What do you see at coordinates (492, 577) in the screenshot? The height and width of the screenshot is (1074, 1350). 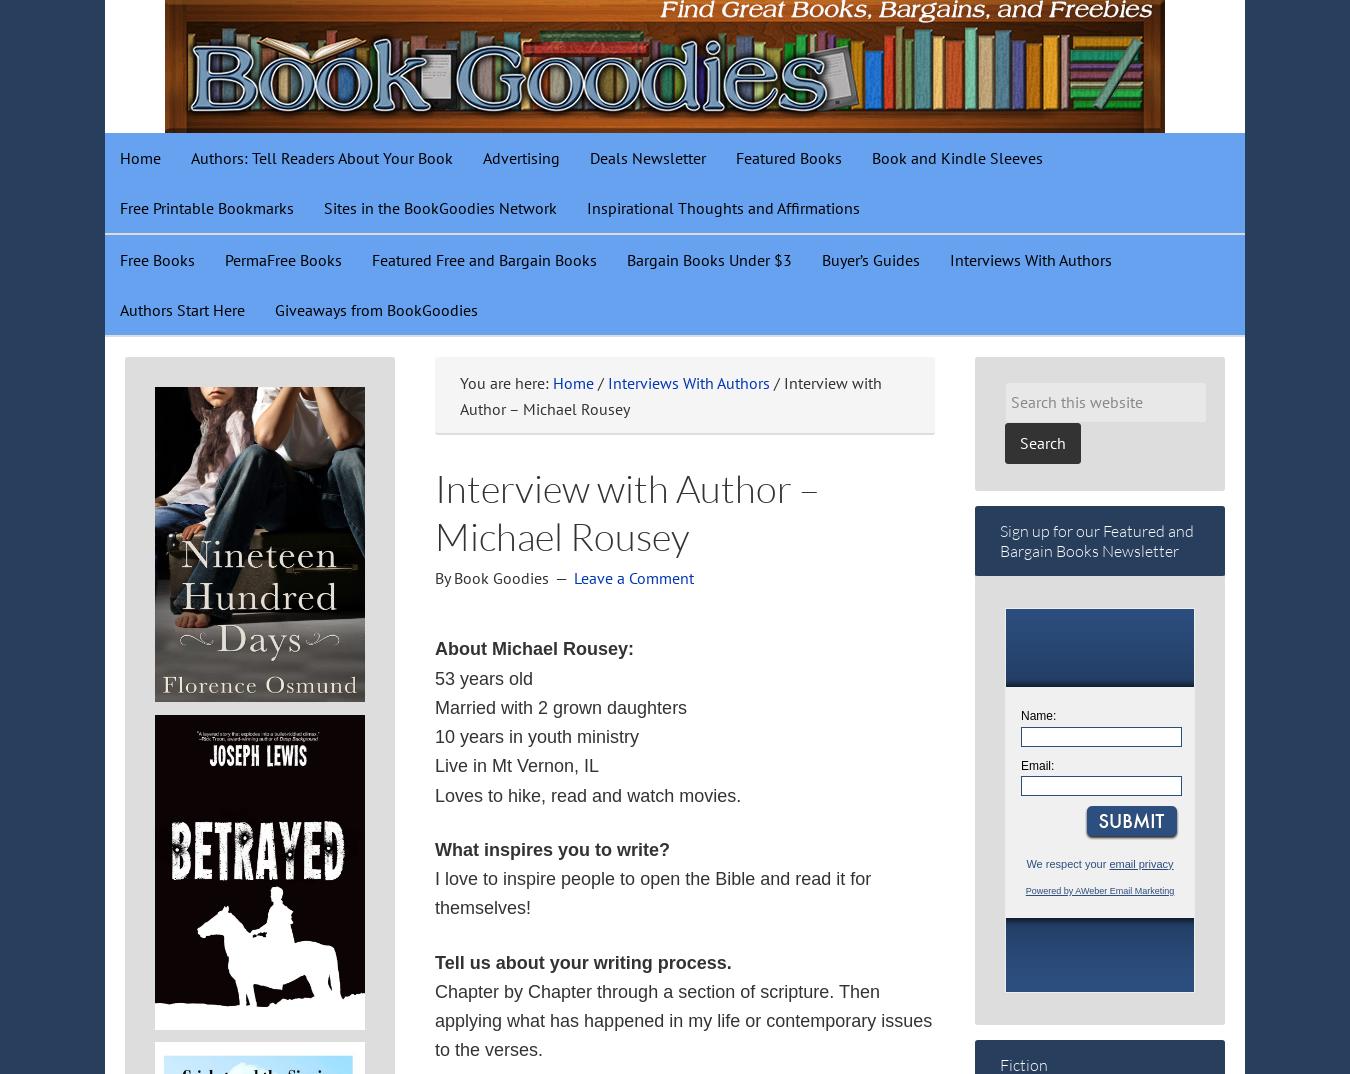 I see `'By Book Goodies'` at bounding box center [492, 577].